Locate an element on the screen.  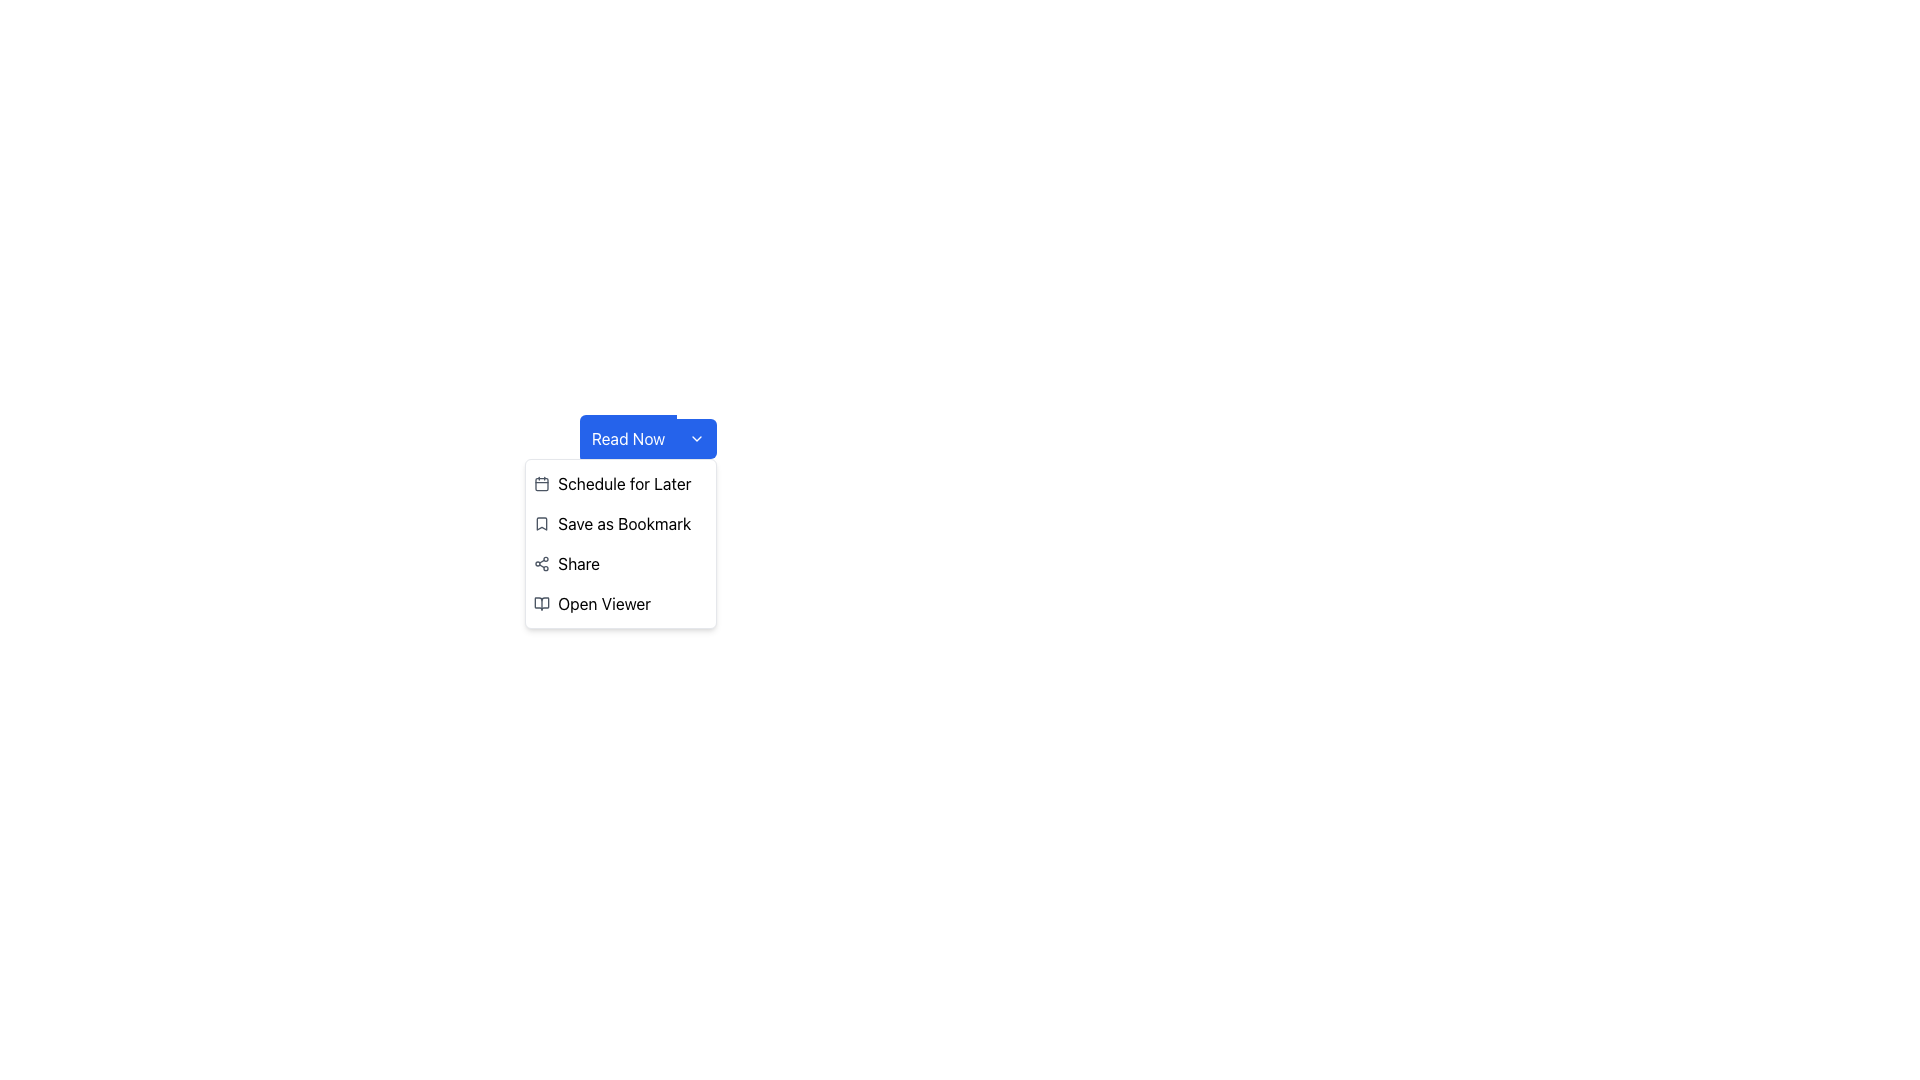
the small downward-pointing chevron icon located to the right of the 'Read Now' button with blue background and white text is located at coordinates (697, 438).